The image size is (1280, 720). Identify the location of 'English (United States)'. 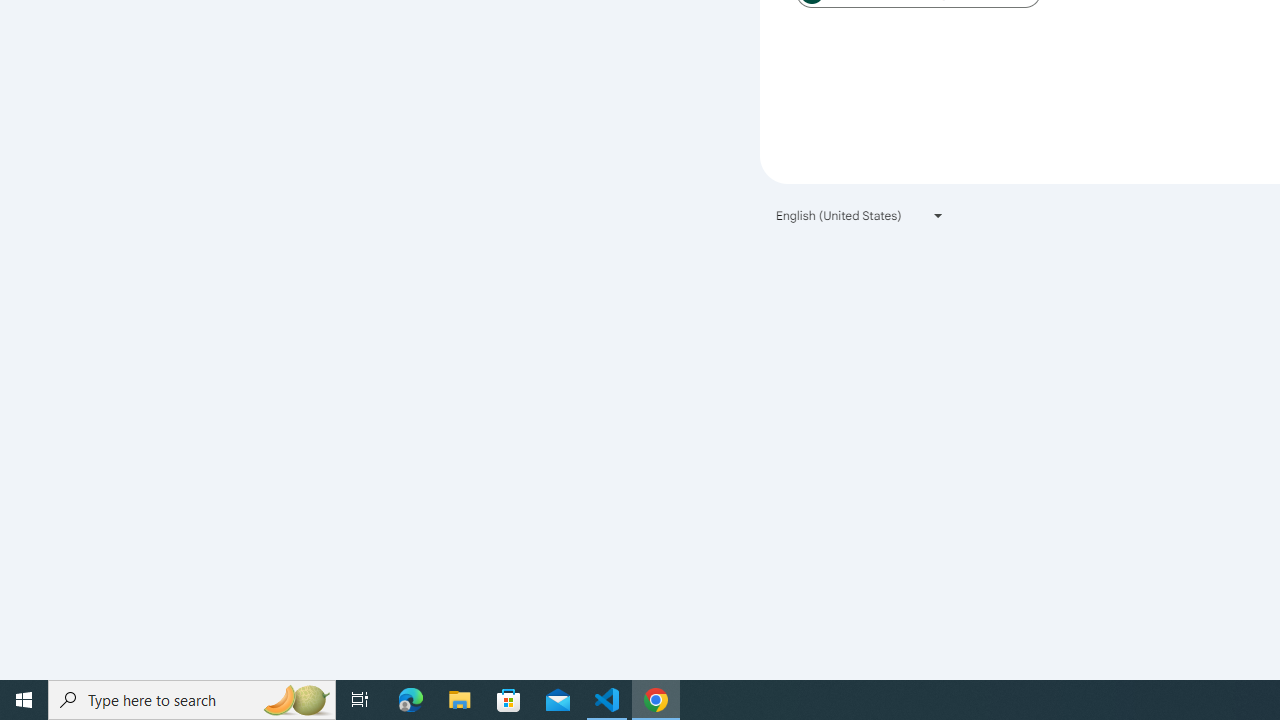
(860, 215).